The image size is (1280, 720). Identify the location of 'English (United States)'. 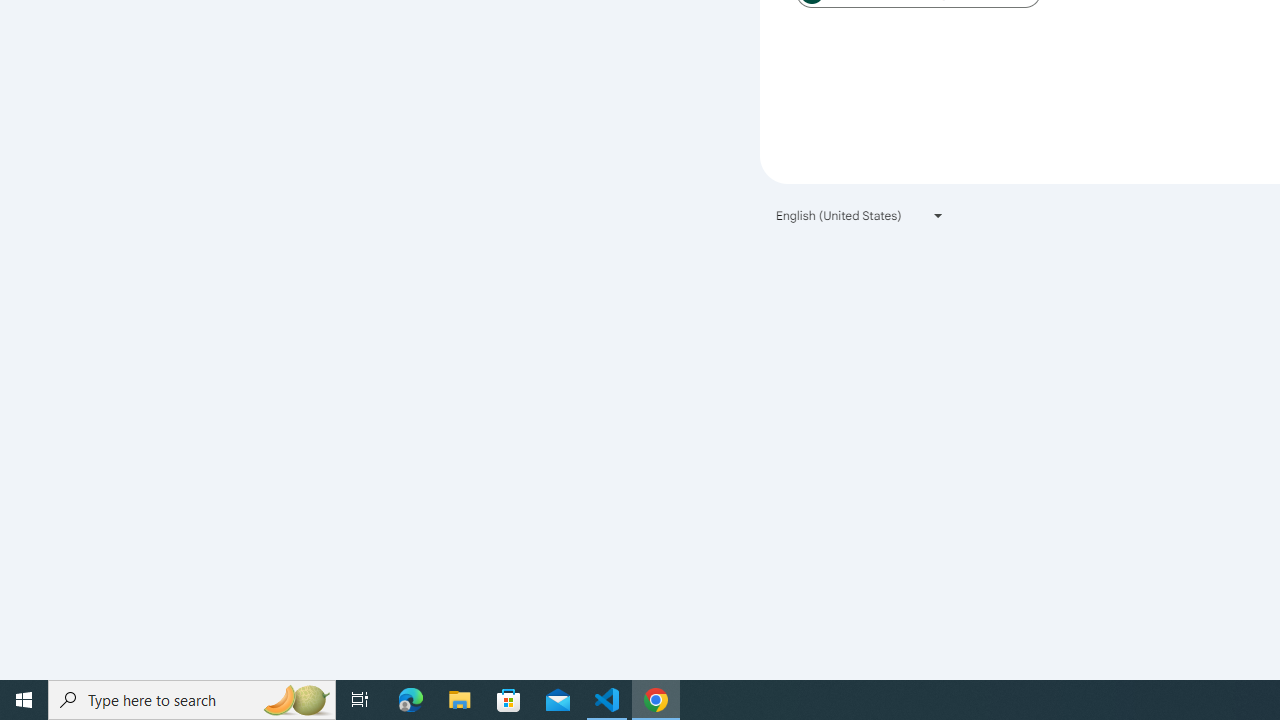
(860, 215).